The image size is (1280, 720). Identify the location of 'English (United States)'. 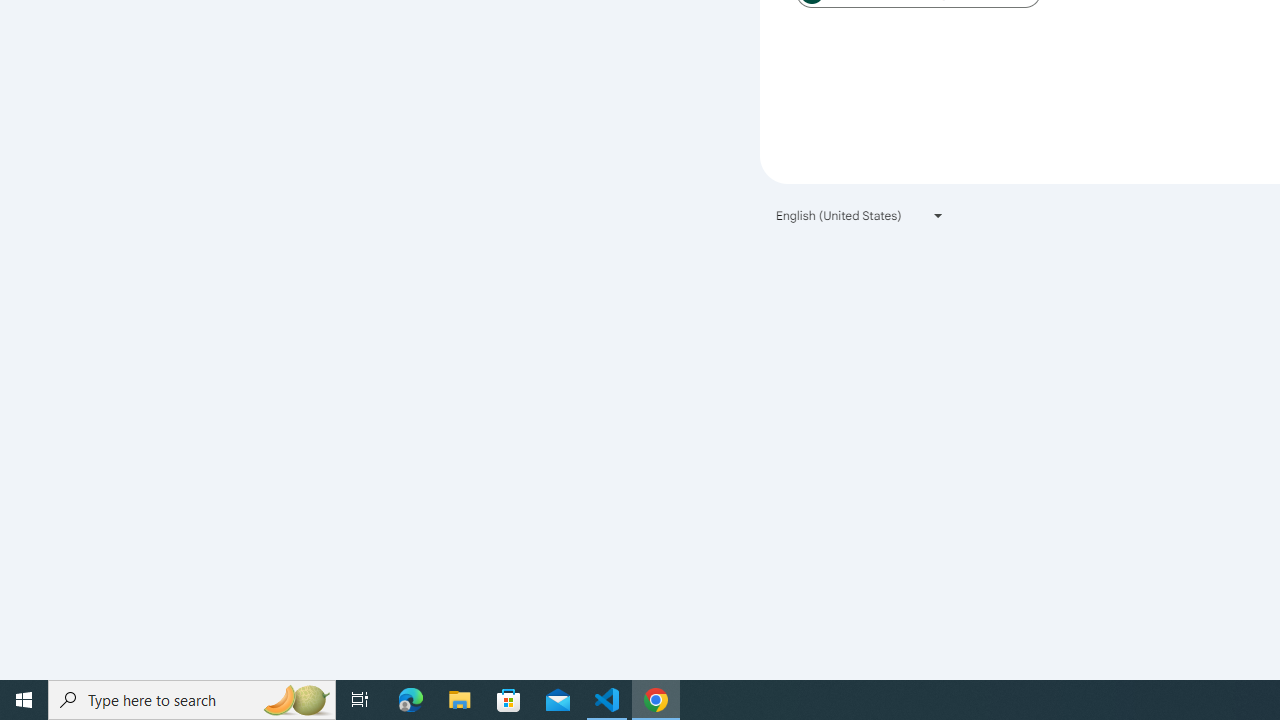
(860, 215).